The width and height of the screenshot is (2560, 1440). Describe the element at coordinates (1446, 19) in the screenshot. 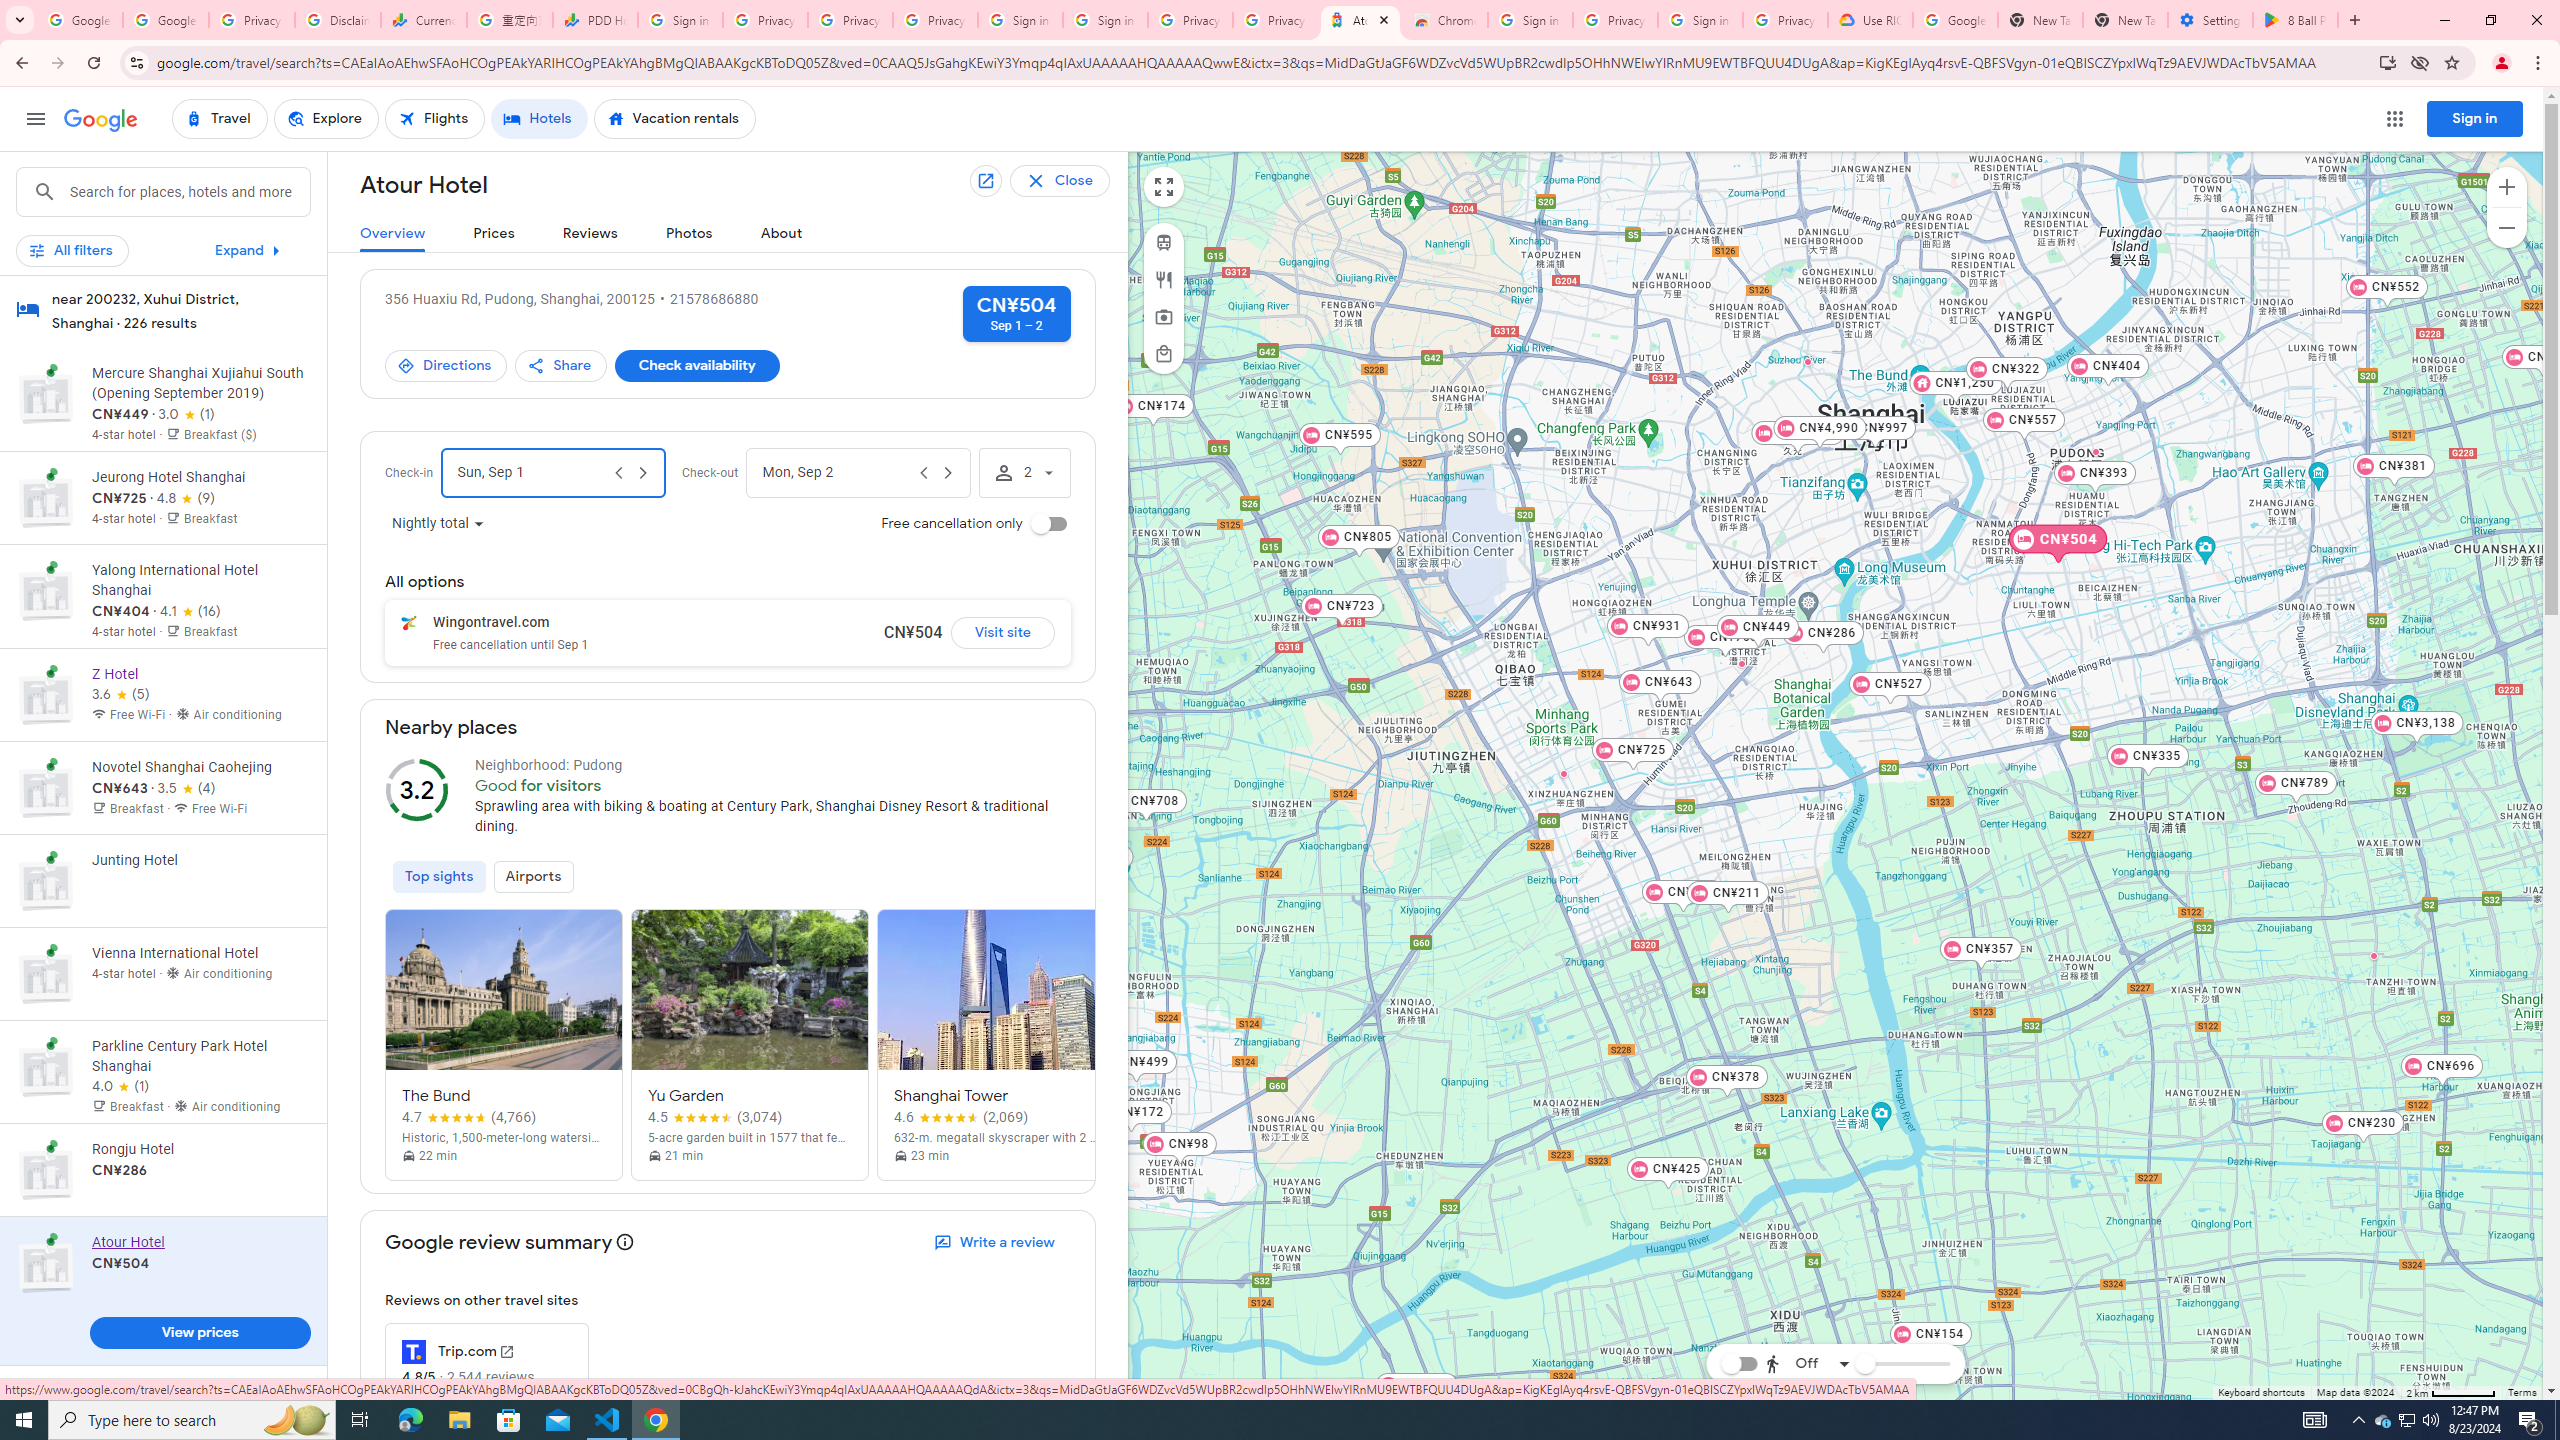

I see `'Chrome Web Store - Color themes by Chrome'` at that location.